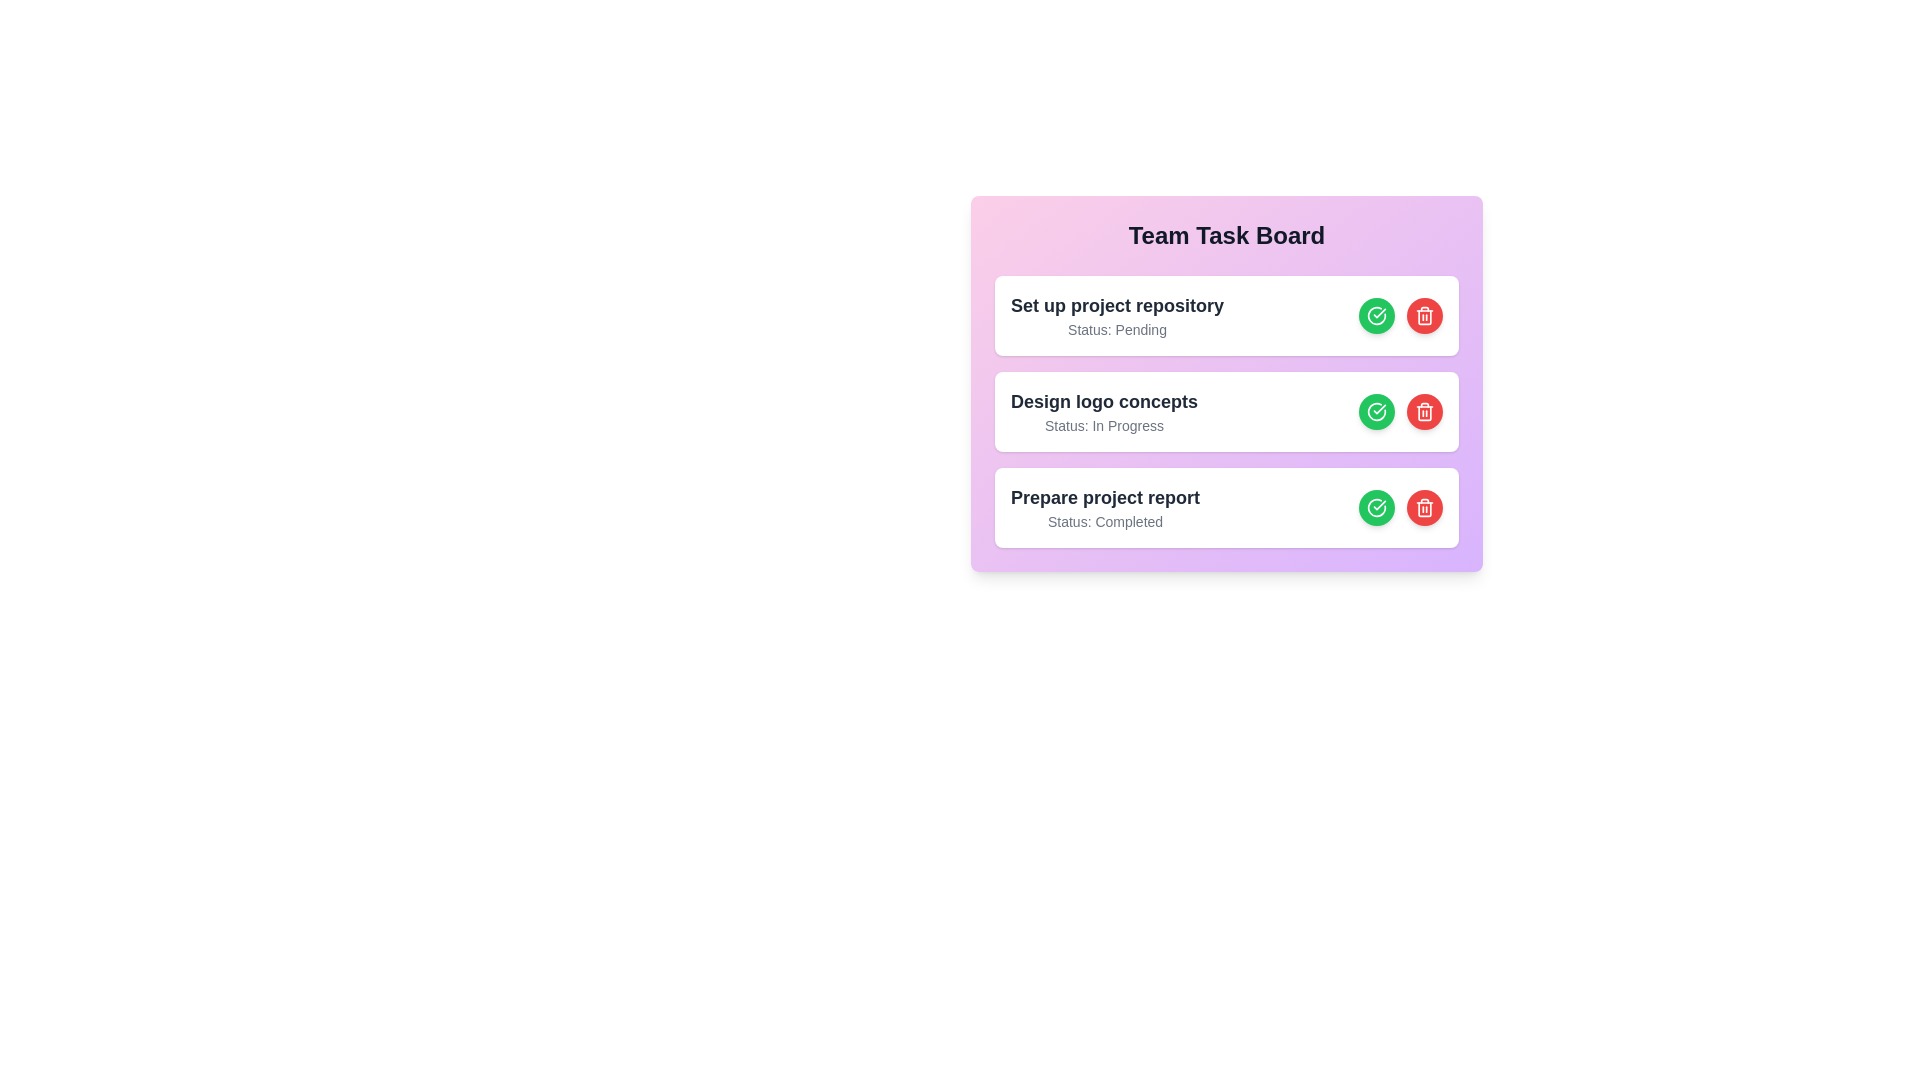  What do you see at coordinates (1226, 234) in the screenshot?
I see `the title of the component, 'Team Task Board', located at its center` at bounding box center [1226, 234].